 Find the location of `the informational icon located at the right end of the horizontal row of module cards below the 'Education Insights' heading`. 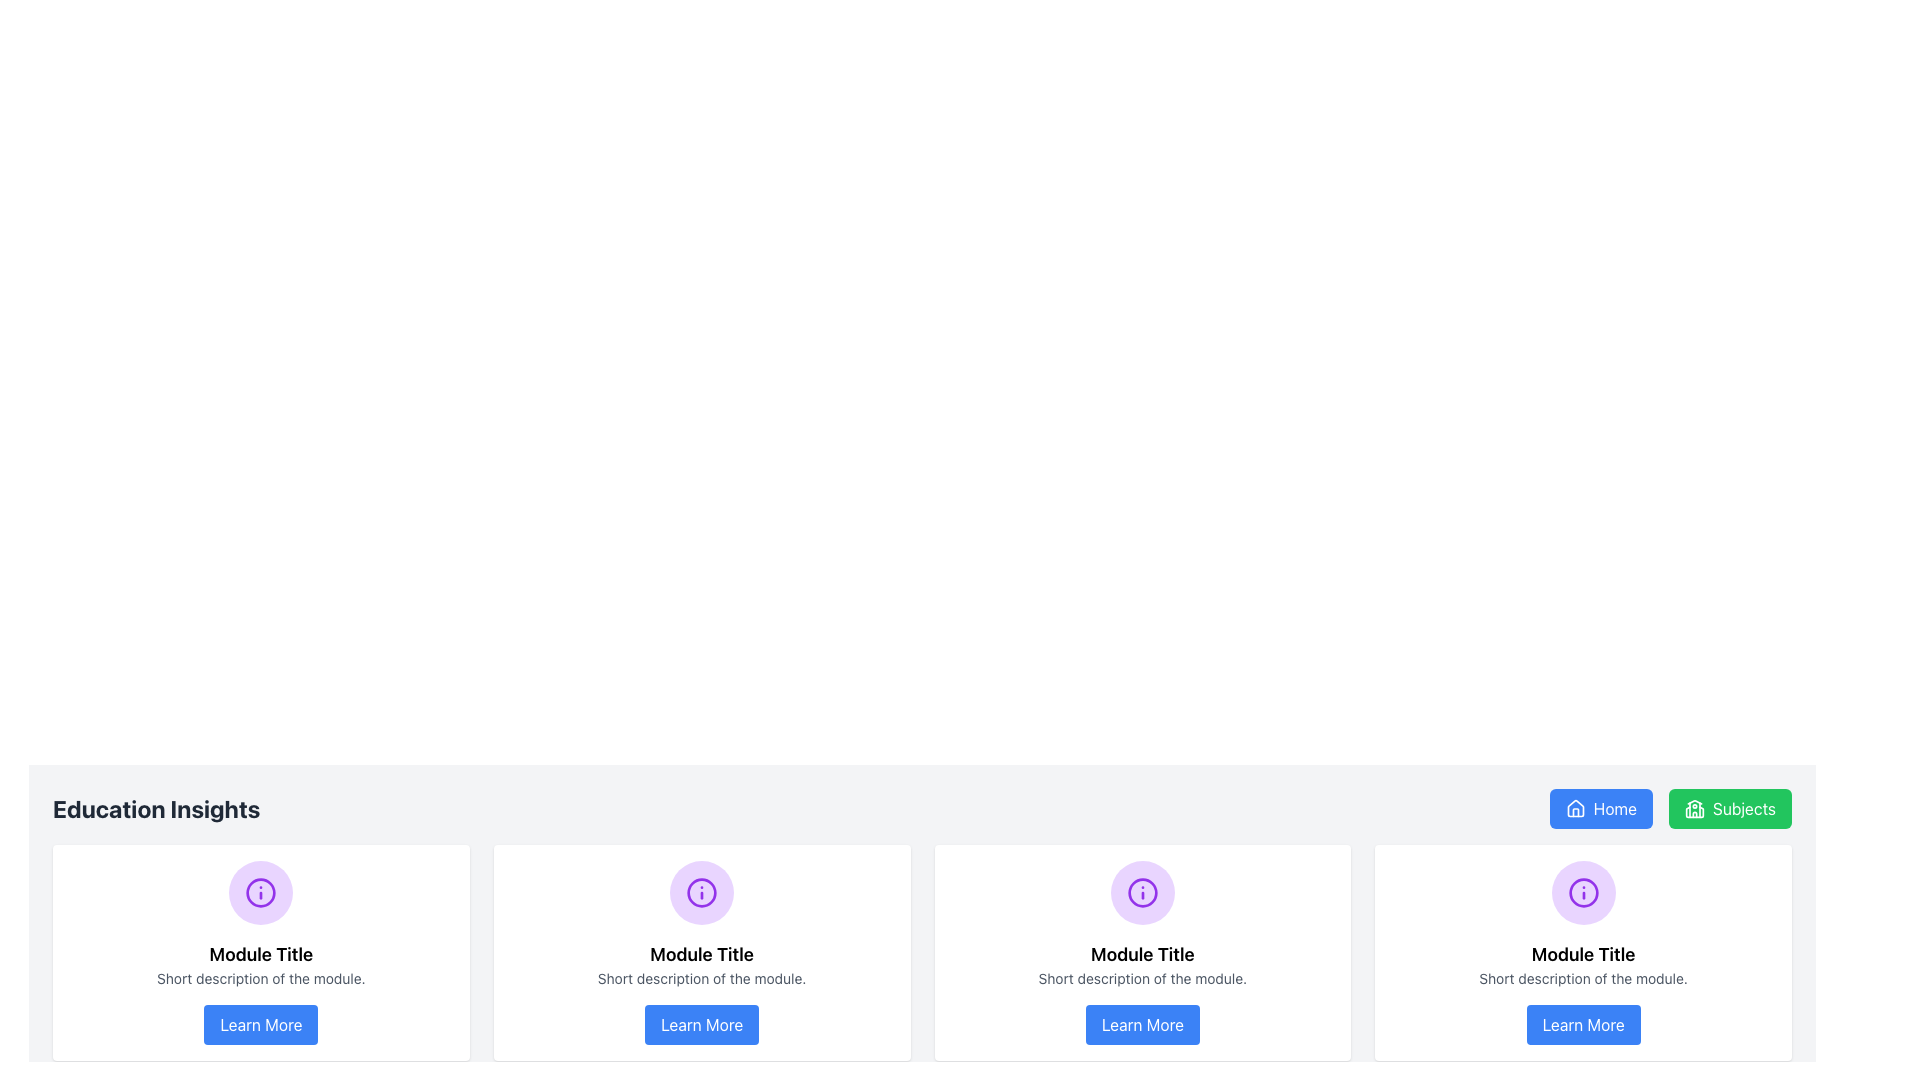

the informational icon located at the right end of the horizontal row of module cards below the 'Education Insights' heading is located at coordinates (1582, 892).